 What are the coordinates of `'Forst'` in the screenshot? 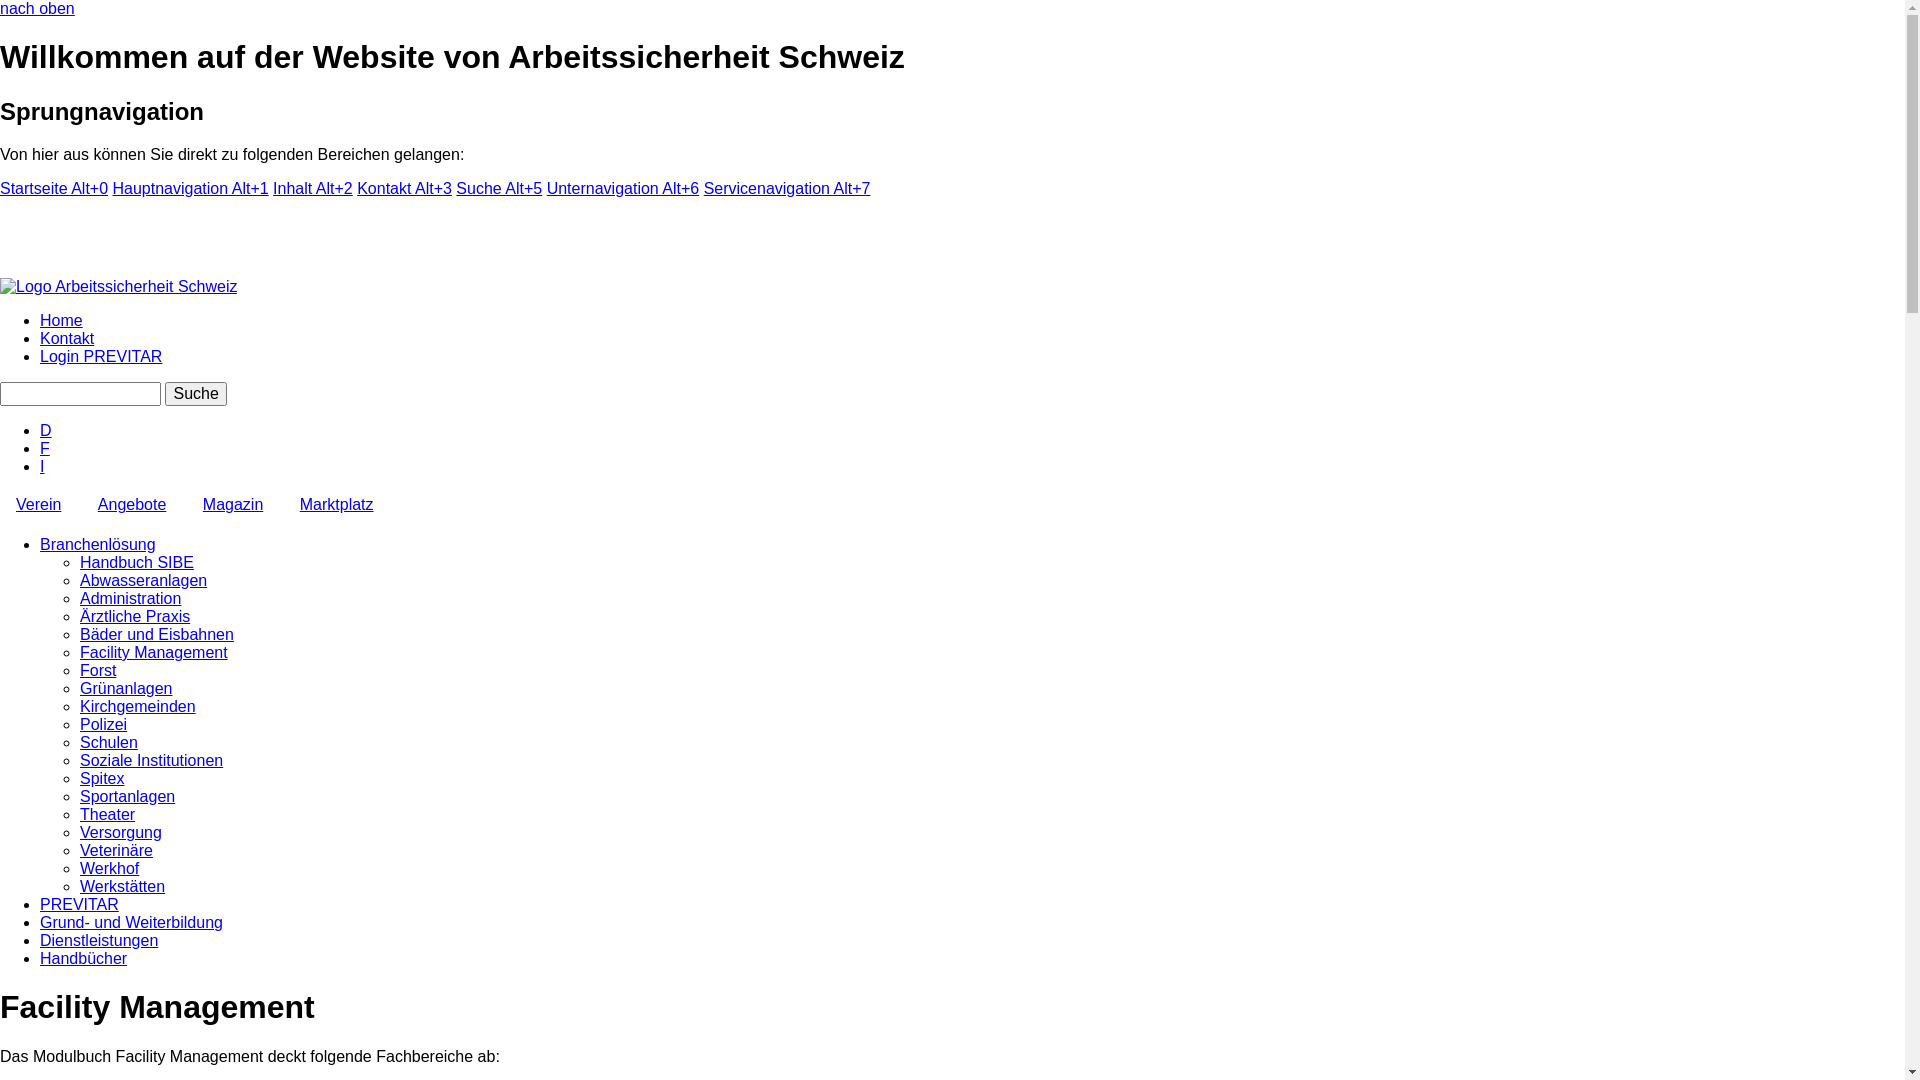 It's located at (96, 670).